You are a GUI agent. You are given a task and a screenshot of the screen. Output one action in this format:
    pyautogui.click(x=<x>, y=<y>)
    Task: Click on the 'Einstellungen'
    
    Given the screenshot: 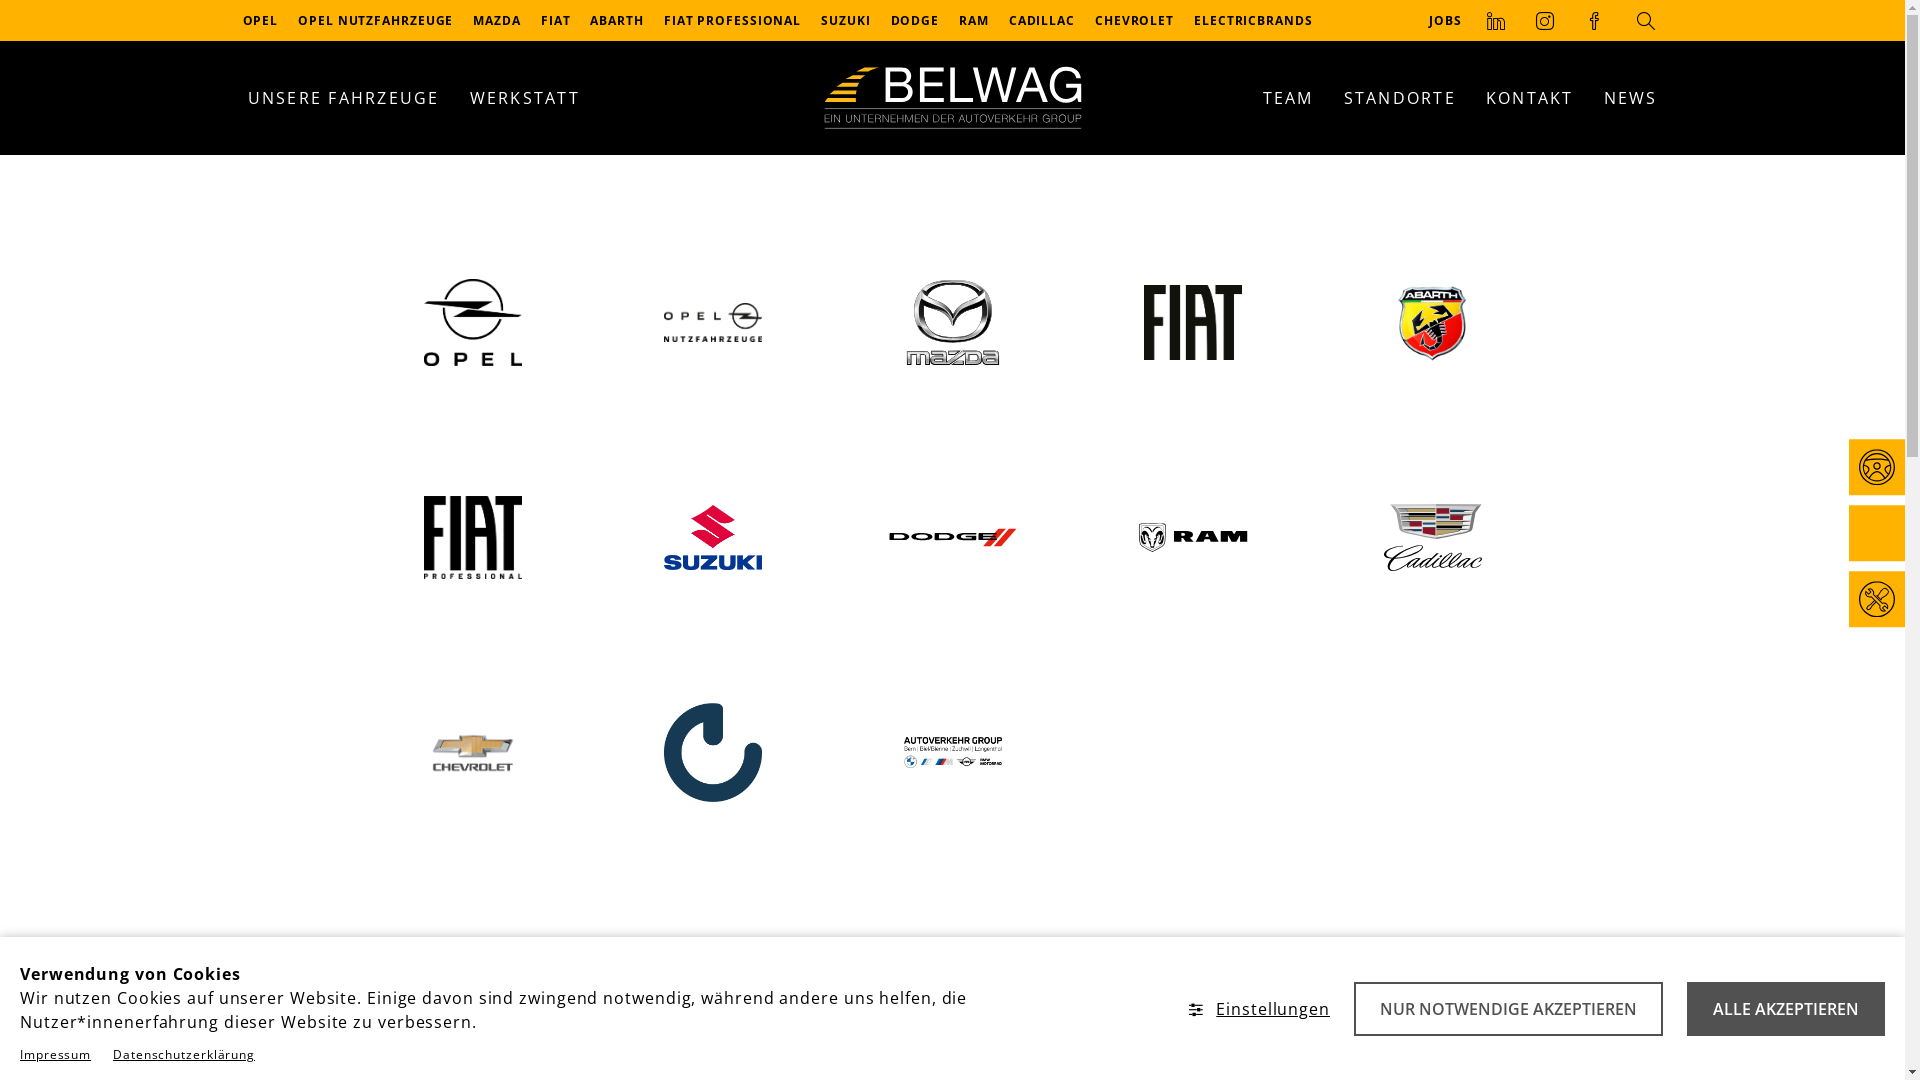 What is the action you would take?
    pyautogui.click(x=1258, y=1009)
    